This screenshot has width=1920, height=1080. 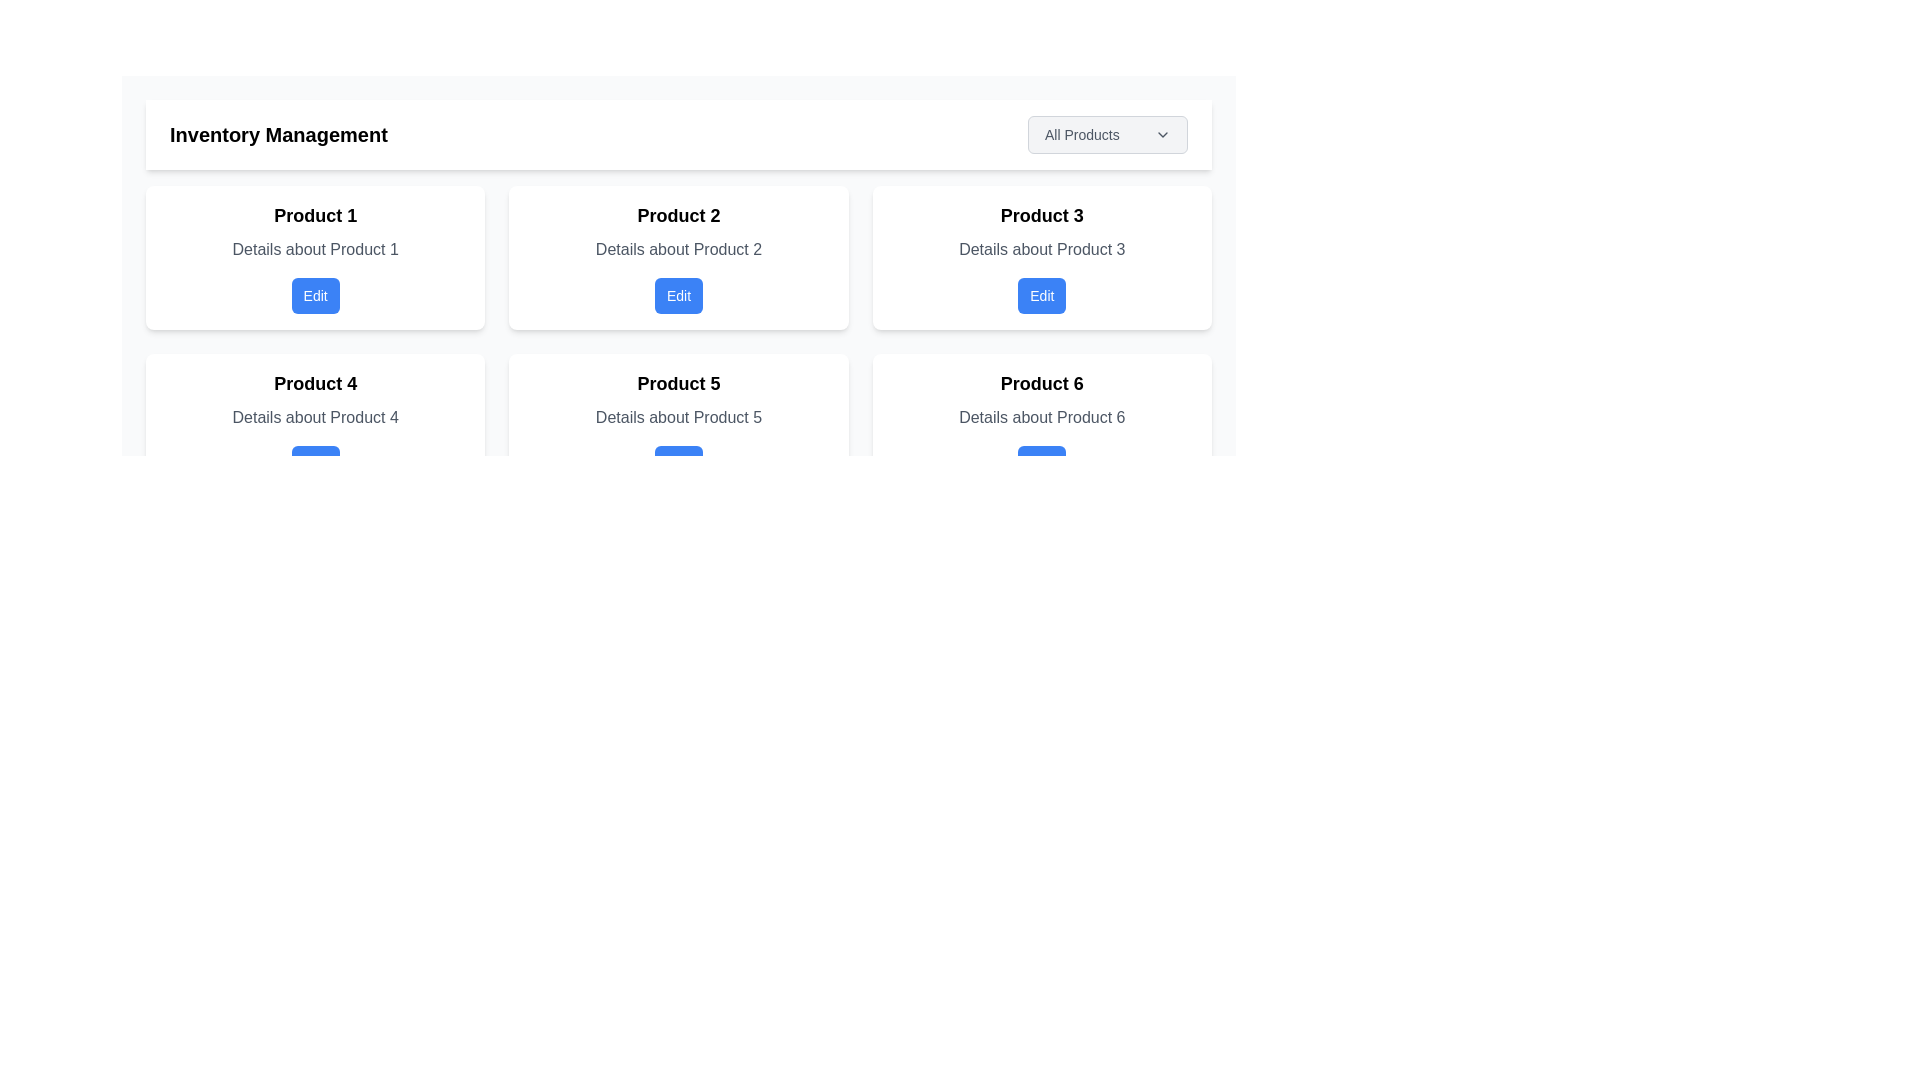 I want to click on the text label displaying 'Details about Product 2' located within the 'Product 2' card, positioned between the title 'Product 2' and the 'Edit' button, so click(x=678, y=249).